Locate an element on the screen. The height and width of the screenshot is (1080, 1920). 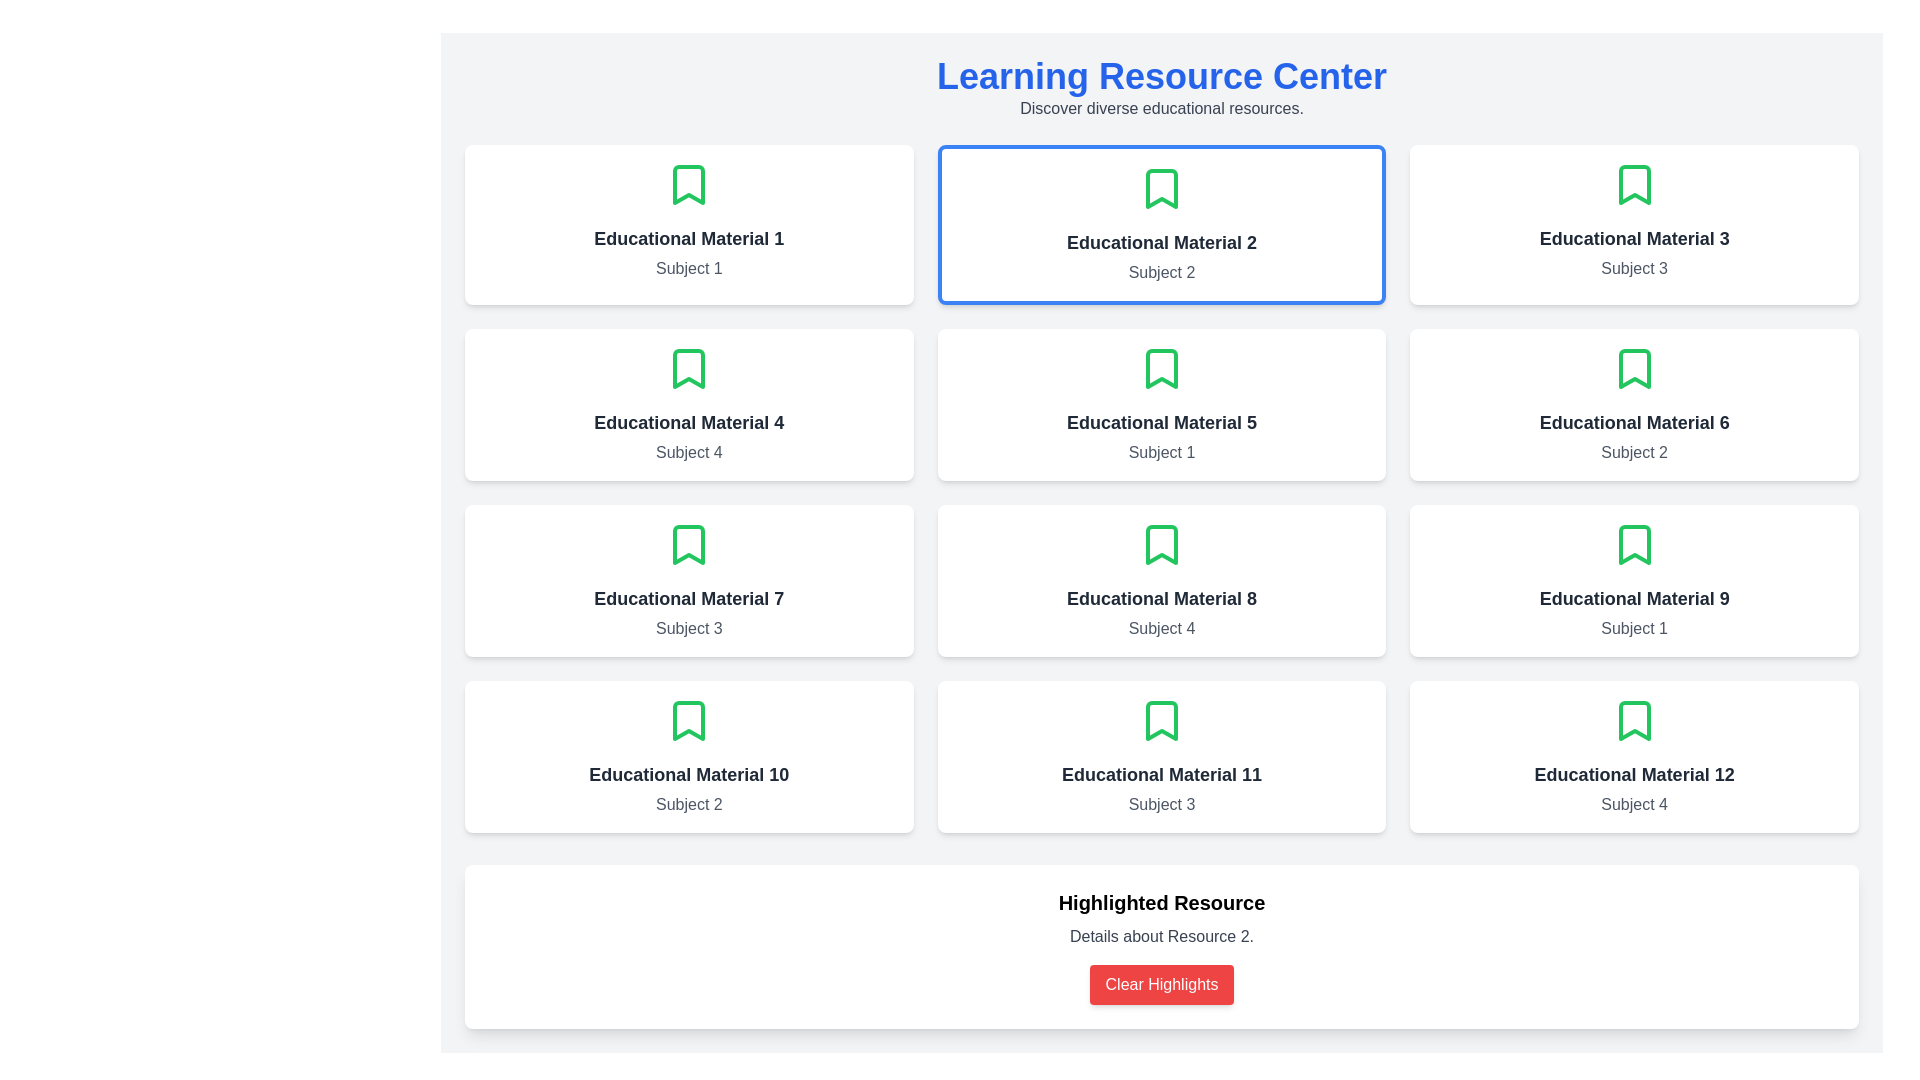
the SVG icon that serves as a visual indicator or marker for resource or bookmark functionality located within the card titled 'Educational Material 9', in the third row and third column of a 4x3 grid layout is located at coordinates (1634, 544).